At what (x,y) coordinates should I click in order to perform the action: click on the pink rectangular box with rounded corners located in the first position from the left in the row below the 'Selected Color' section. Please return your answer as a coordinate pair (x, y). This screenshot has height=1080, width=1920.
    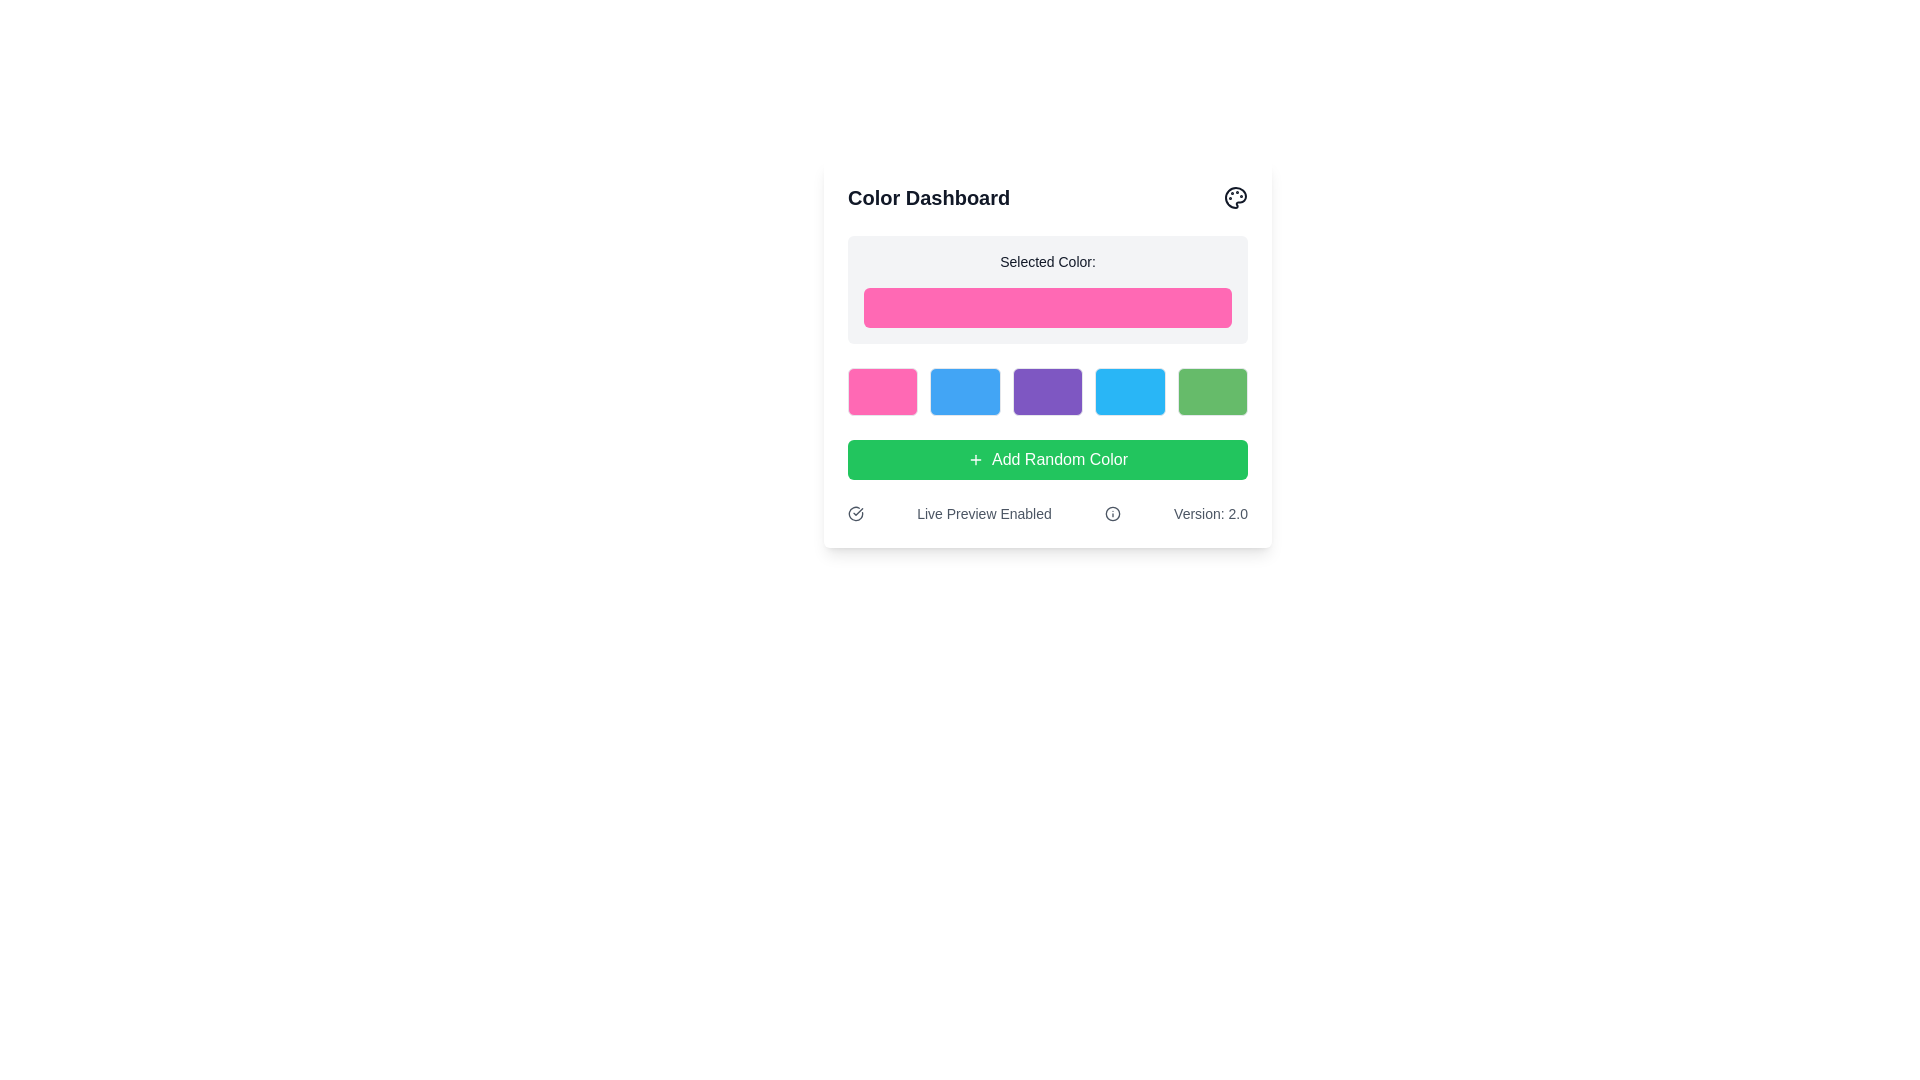
    Looking at the image, I should click on (882, 392).